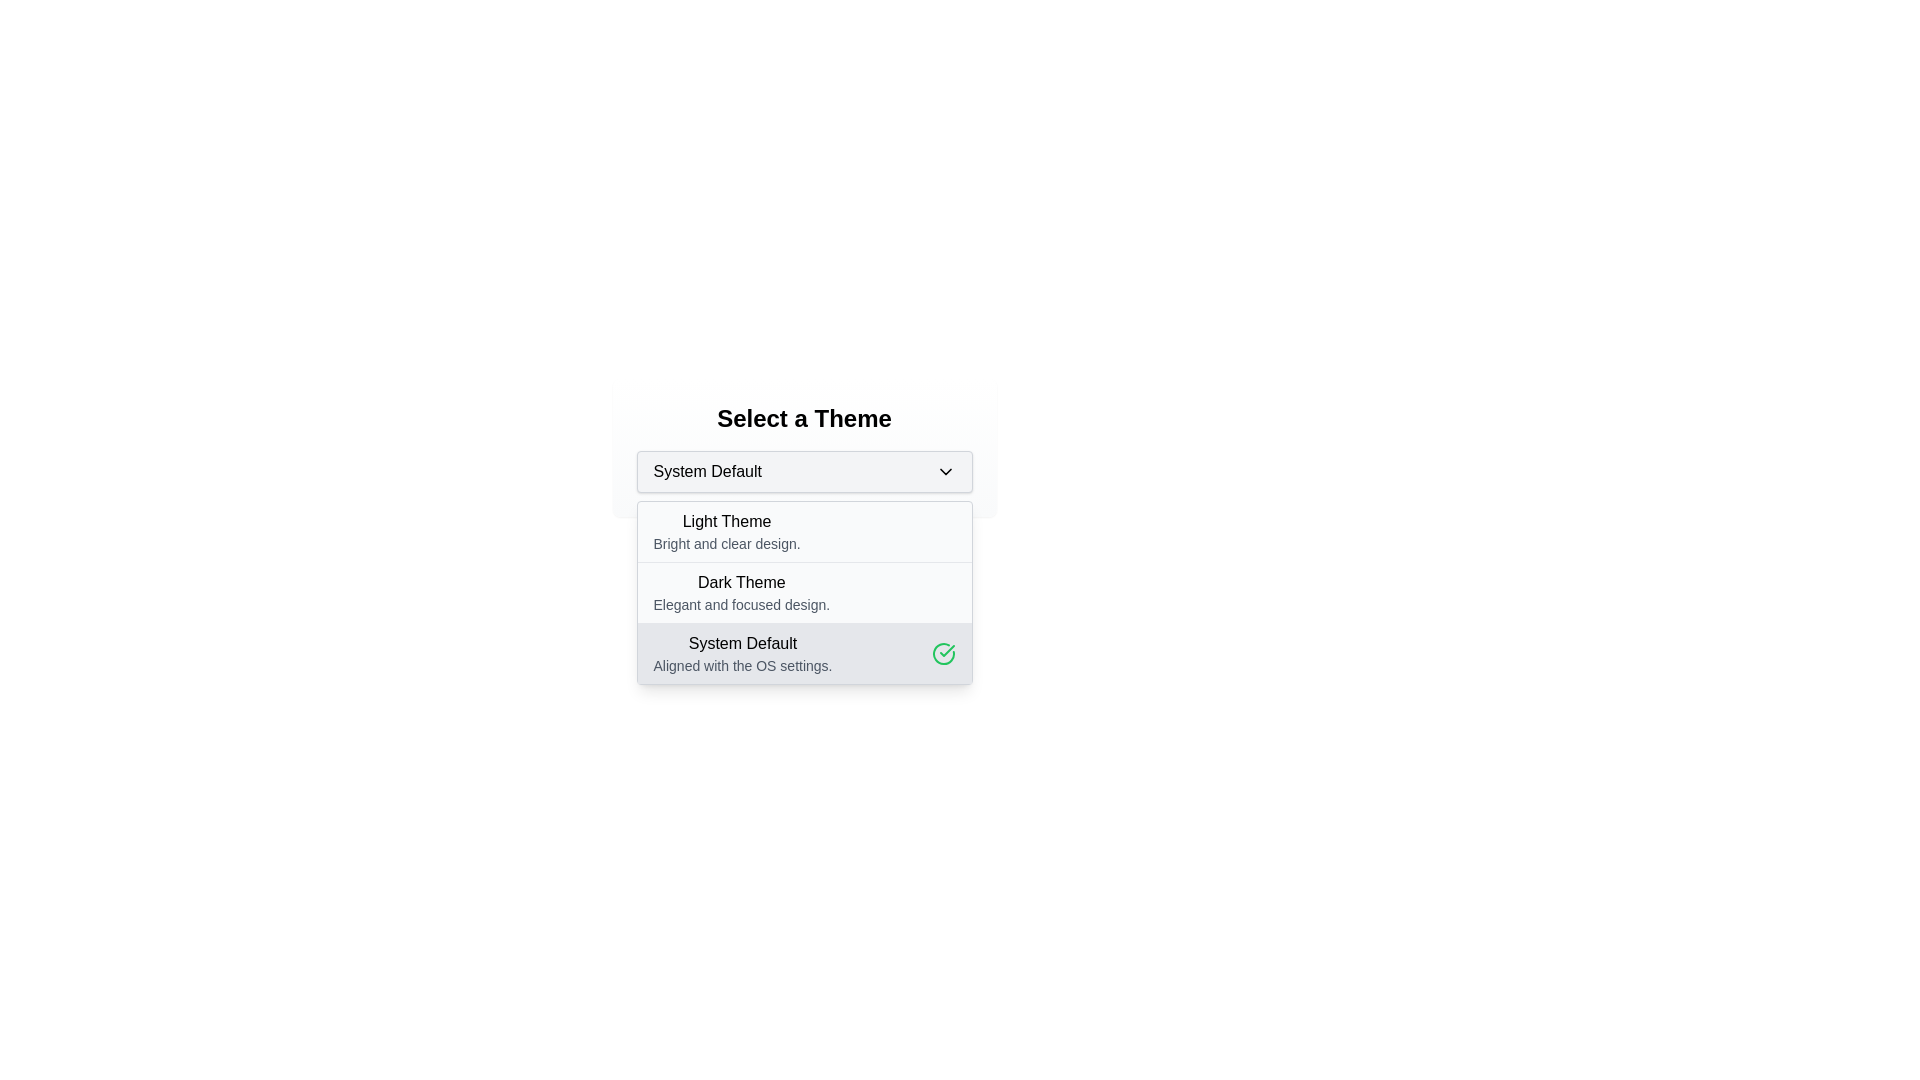 The height and width of the screenshot is (1080, 1920). Describe the element at coordinates (804, 446) in the screenshot. I see `the dropdown menu for theme selection located below the title 'Select a Theme'` at that location.